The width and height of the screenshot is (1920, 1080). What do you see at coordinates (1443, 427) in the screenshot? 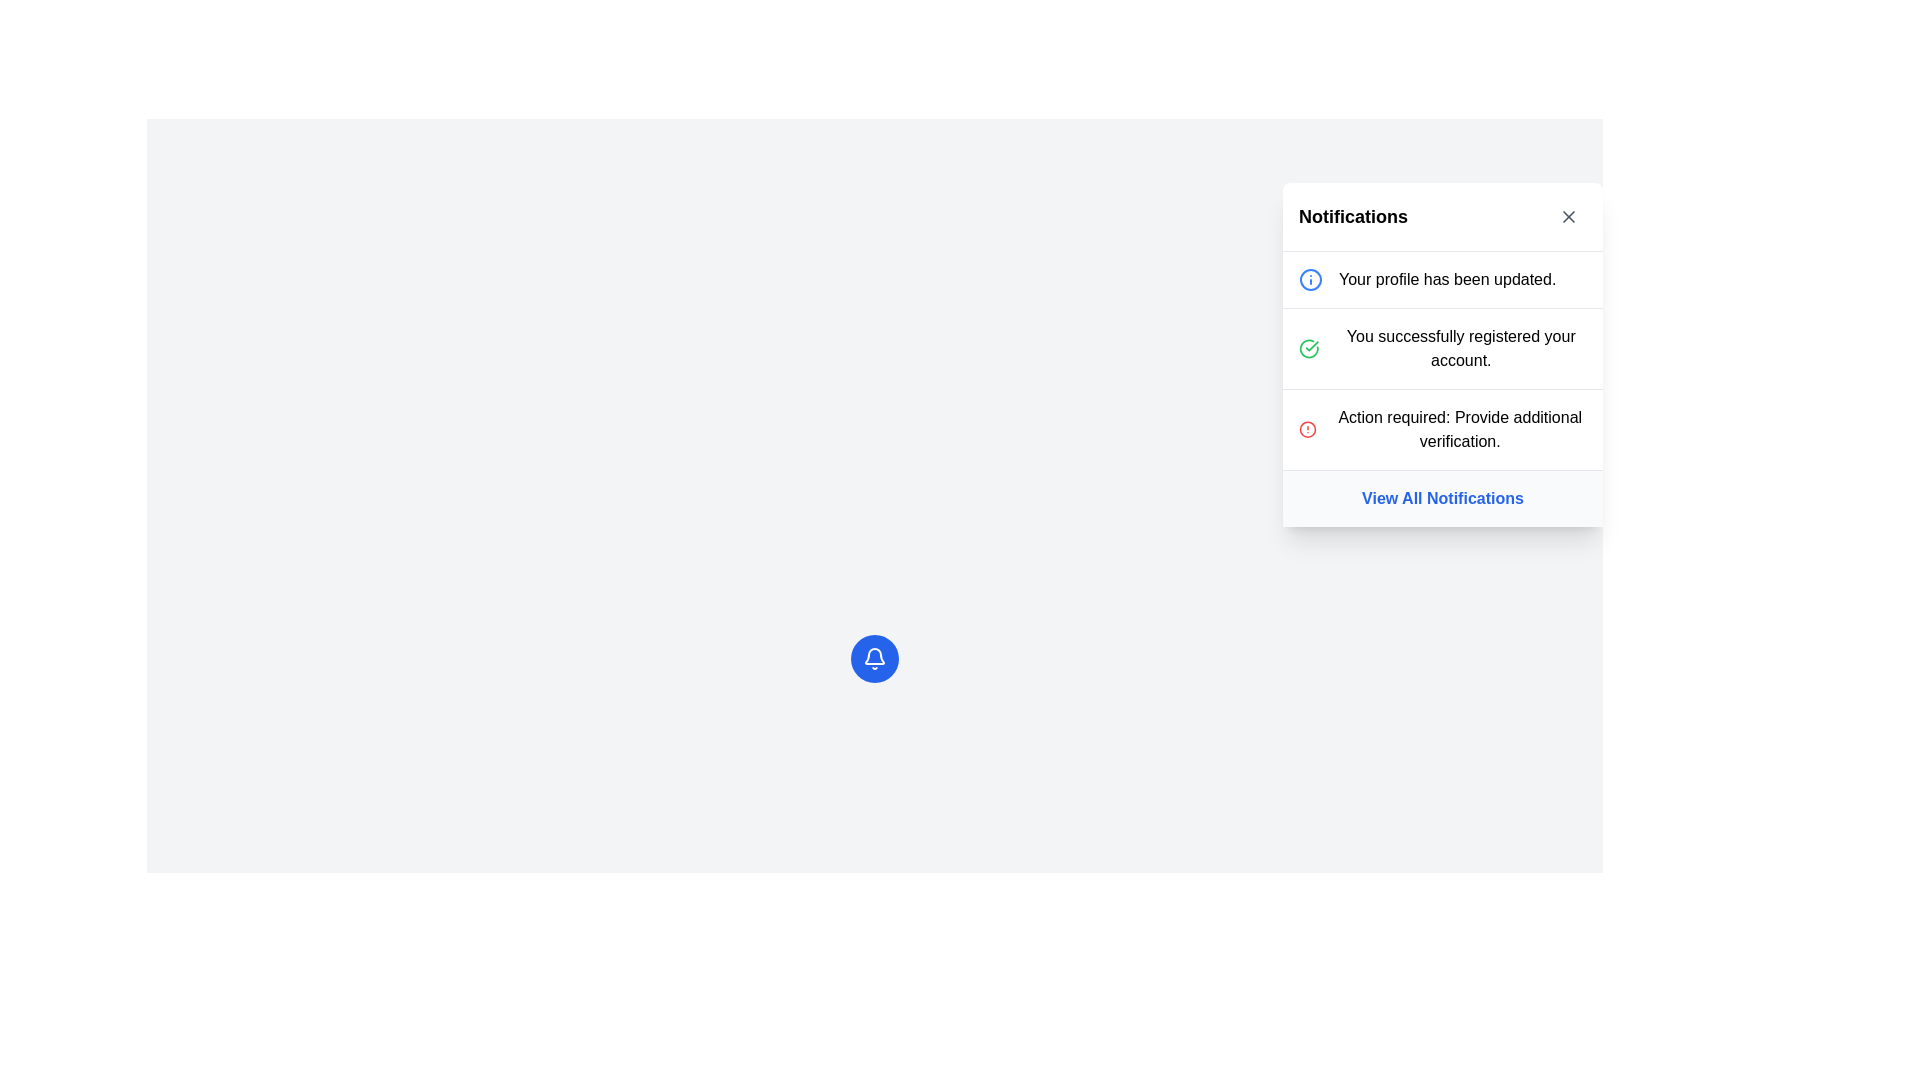
I see `the third notification in the 'Notifications' card, which has a red alert icon and descriptive text, positioned between 'You successfully registered your account.' and 'View All Notifications'` at bounding box center [1443, 427].